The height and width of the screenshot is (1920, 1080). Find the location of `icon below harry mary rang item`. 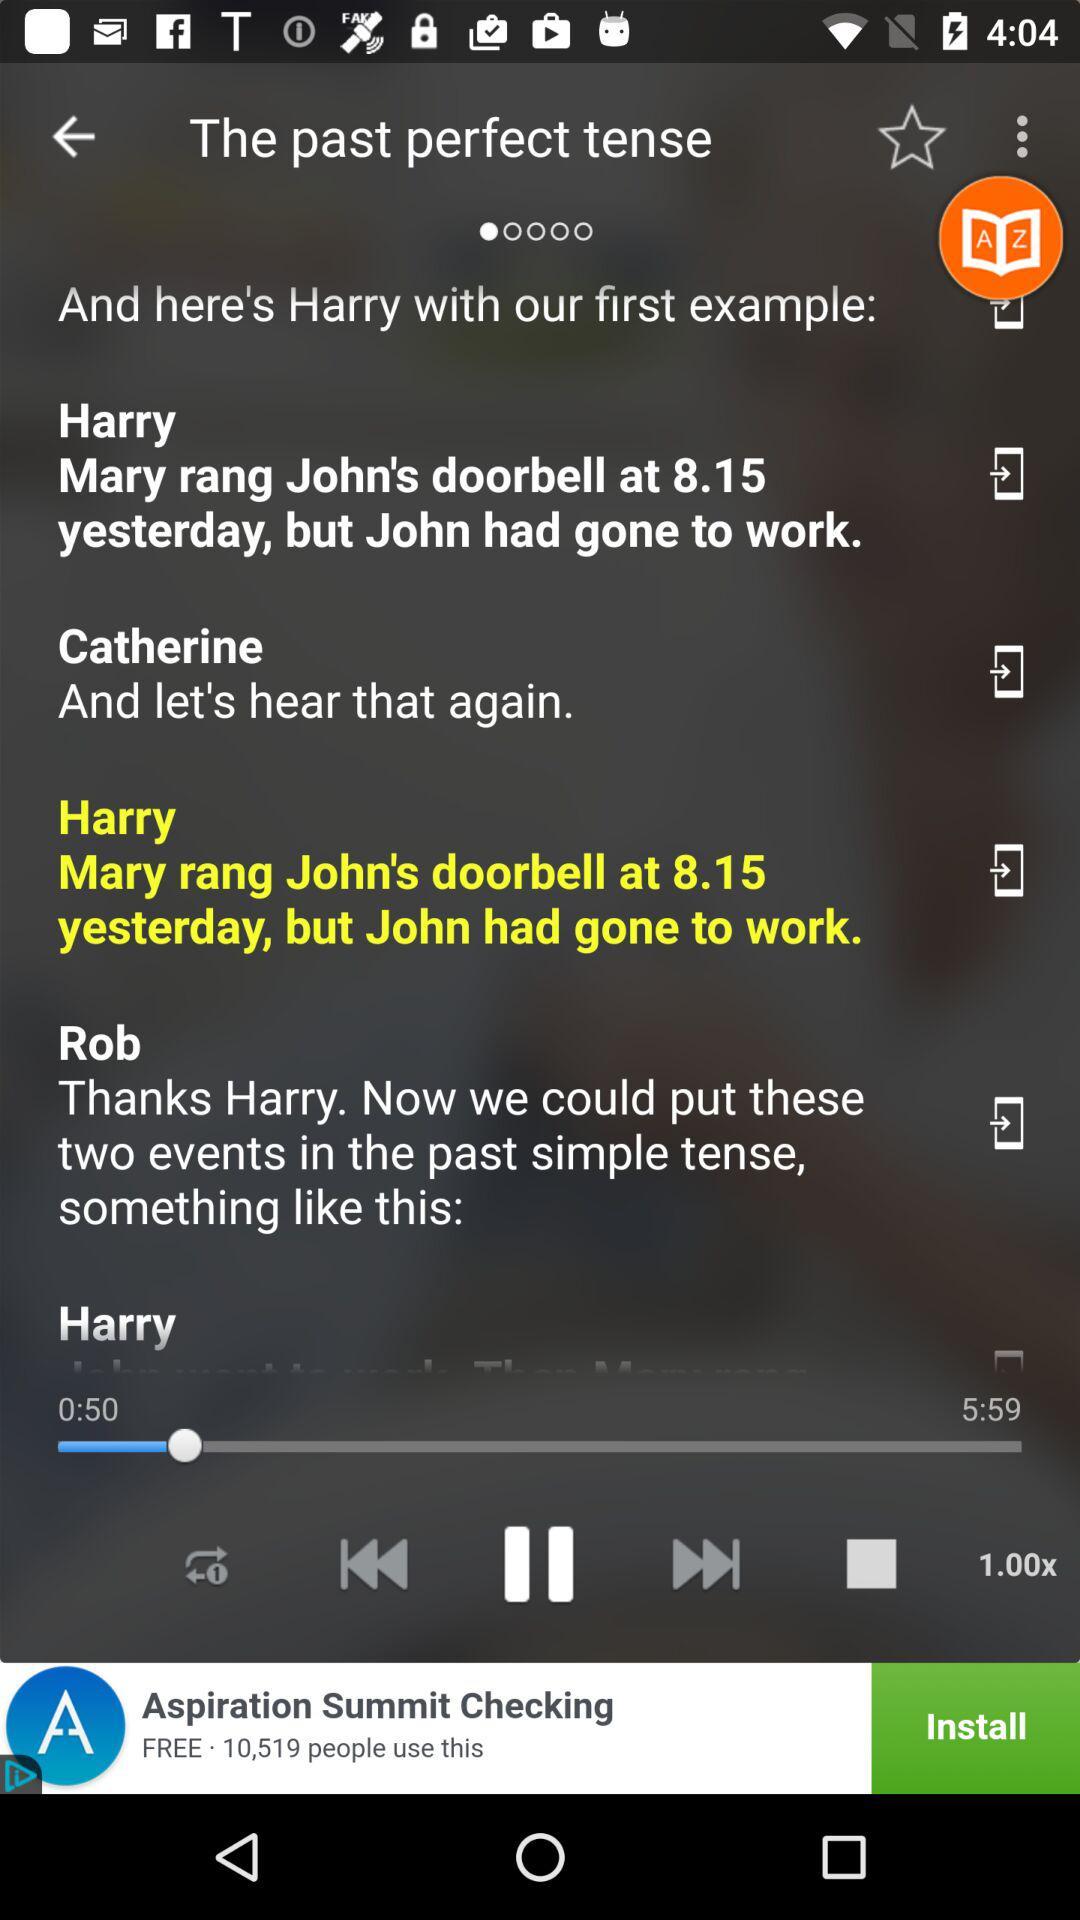

icon below harry mary rang item is located at coordinates (499, 672).